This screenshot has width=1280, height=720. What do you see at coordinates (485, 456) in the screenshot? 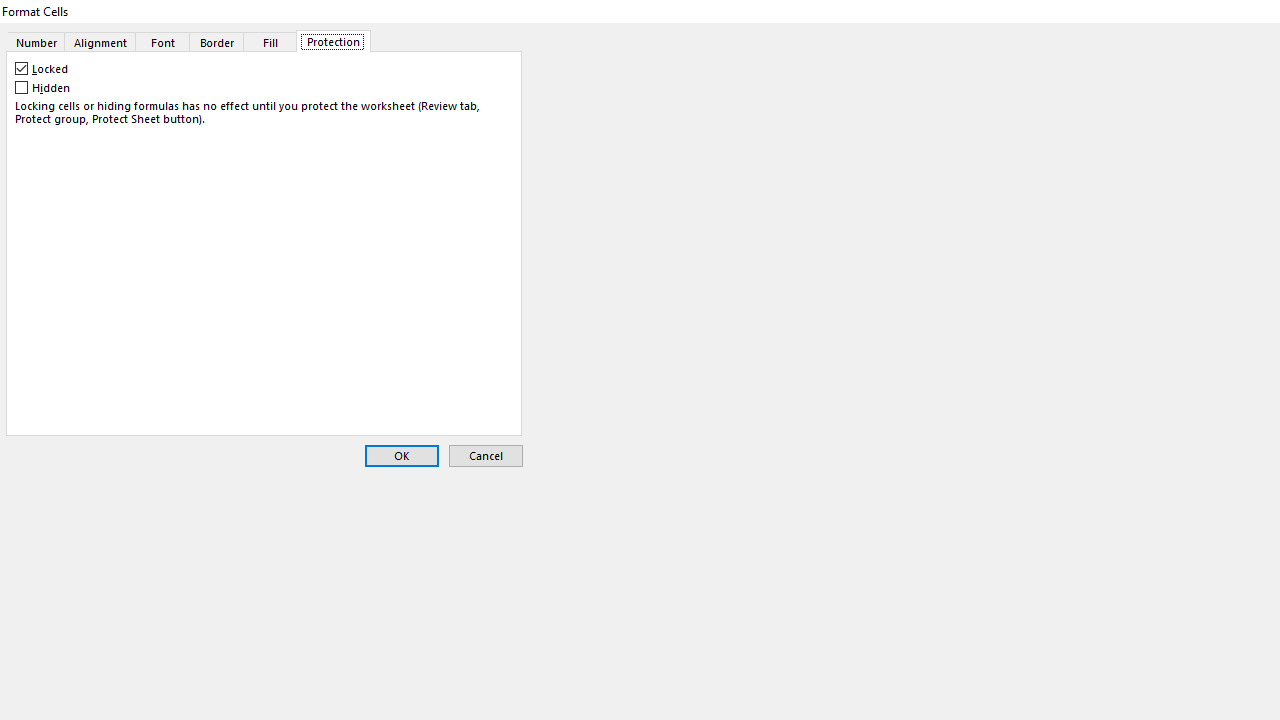
I see `'Cancel'` at bounding box center [485, 456].